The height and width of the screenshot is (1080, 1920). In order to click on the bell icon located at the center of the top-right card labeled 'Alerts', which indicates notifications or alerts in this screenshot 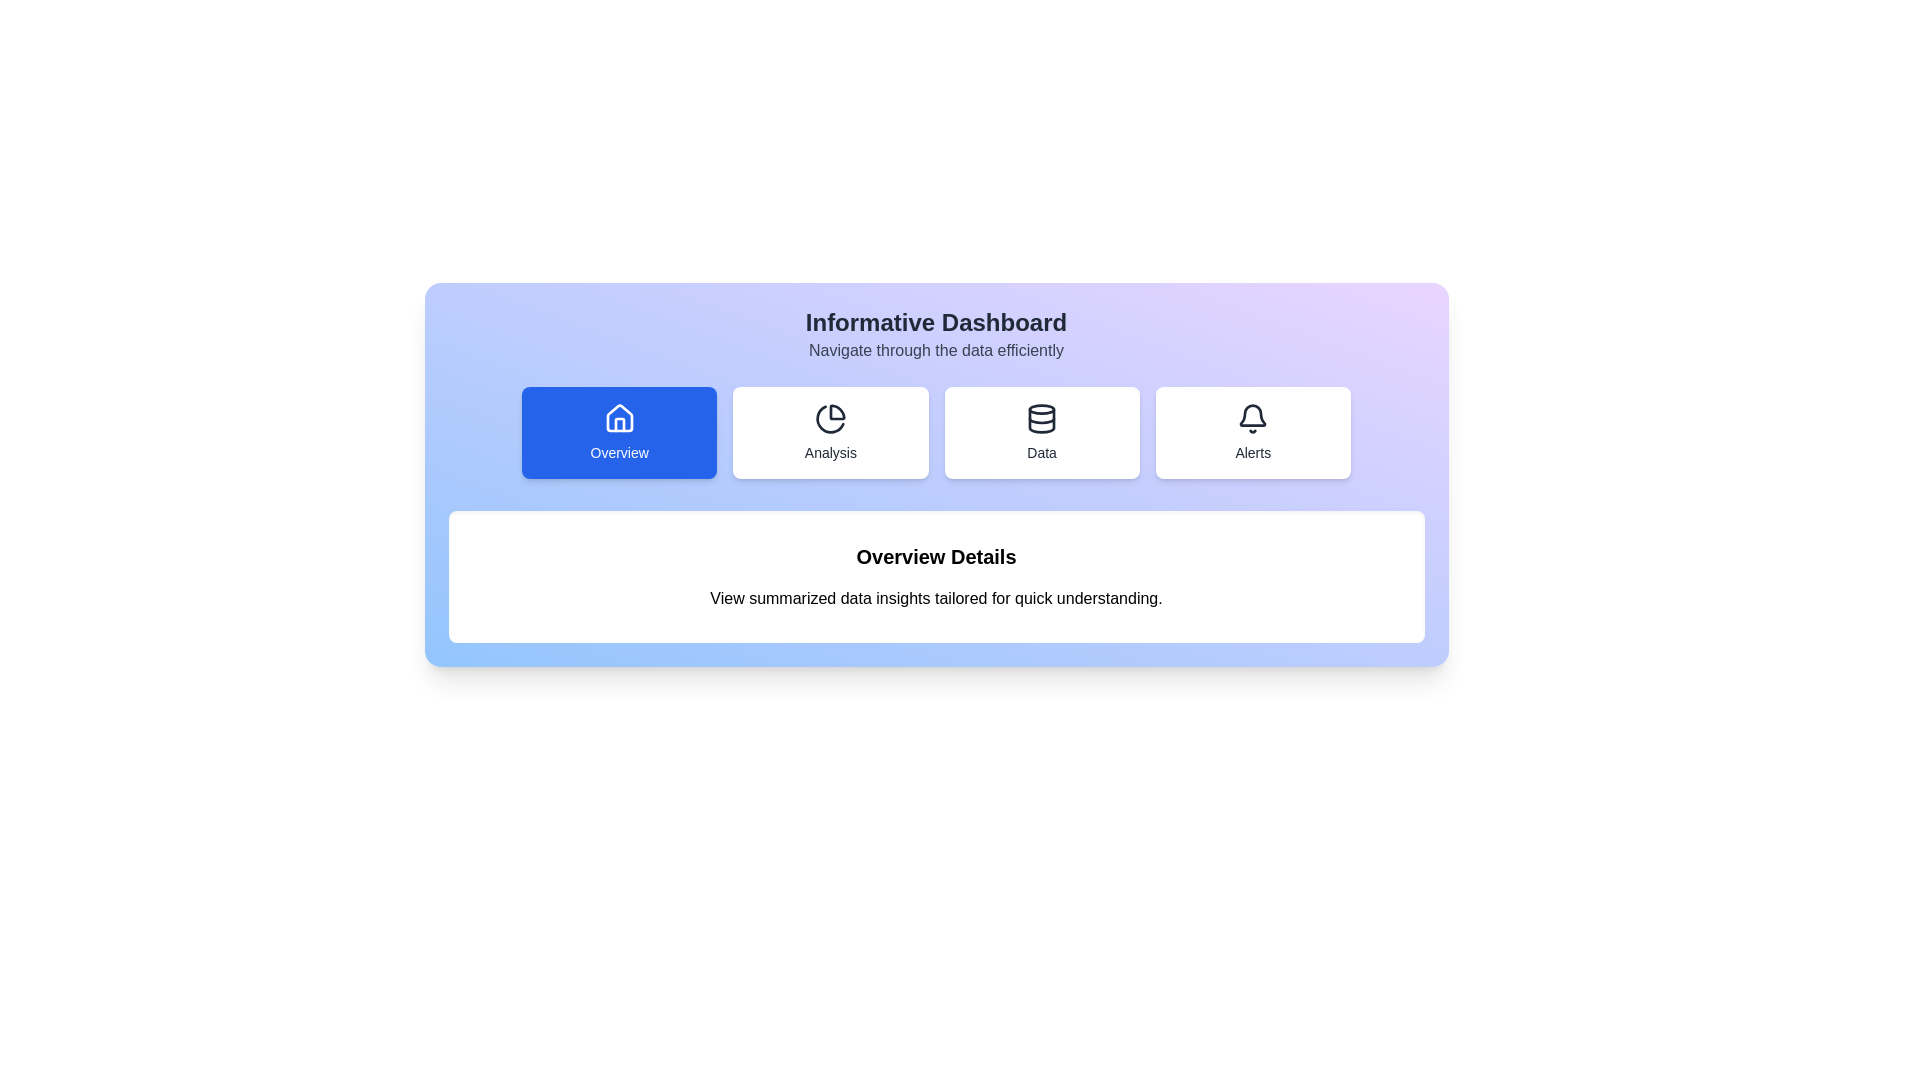, I will do `click(1252, 418)`.